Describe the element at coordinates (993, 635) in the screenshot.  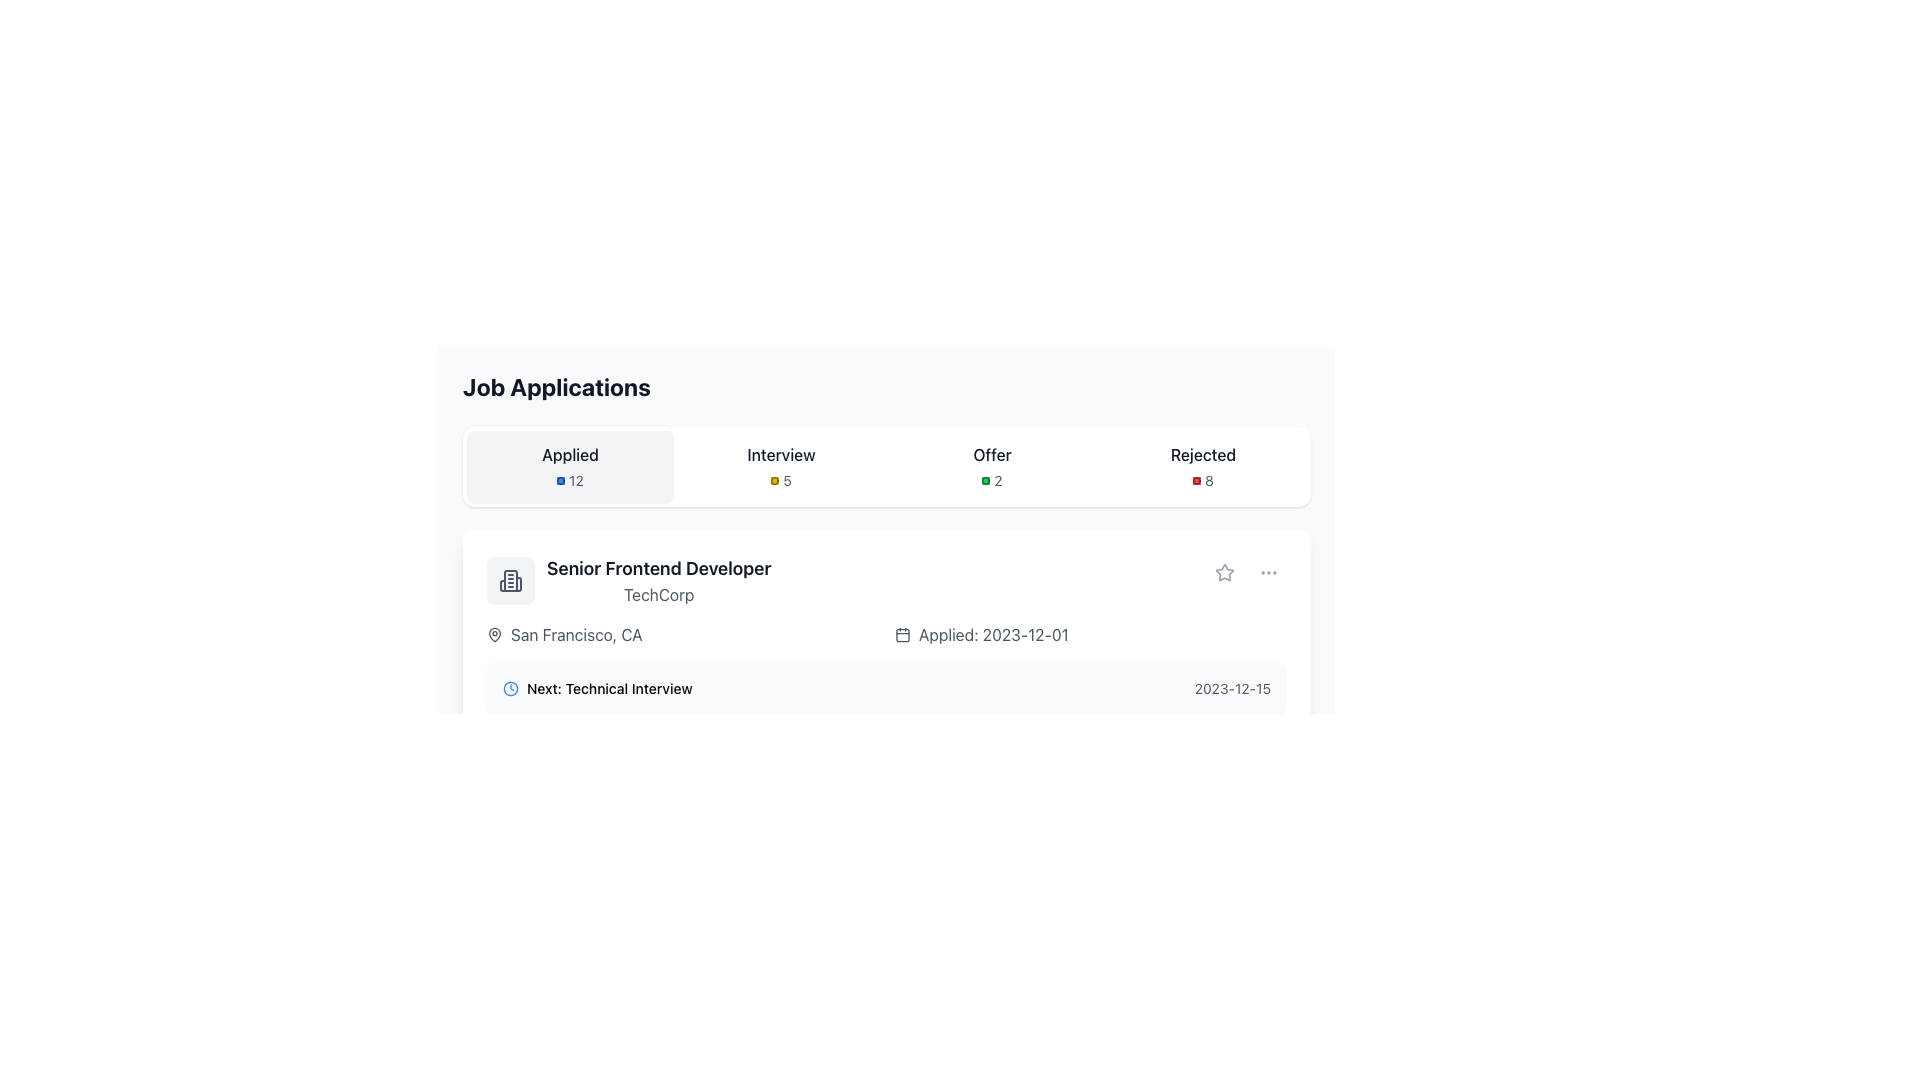
I see `the text label displaying 'Applied: 2023-12-01' in gray font, located on the right side of a job application card layout, next to a calendar icon` at that location.